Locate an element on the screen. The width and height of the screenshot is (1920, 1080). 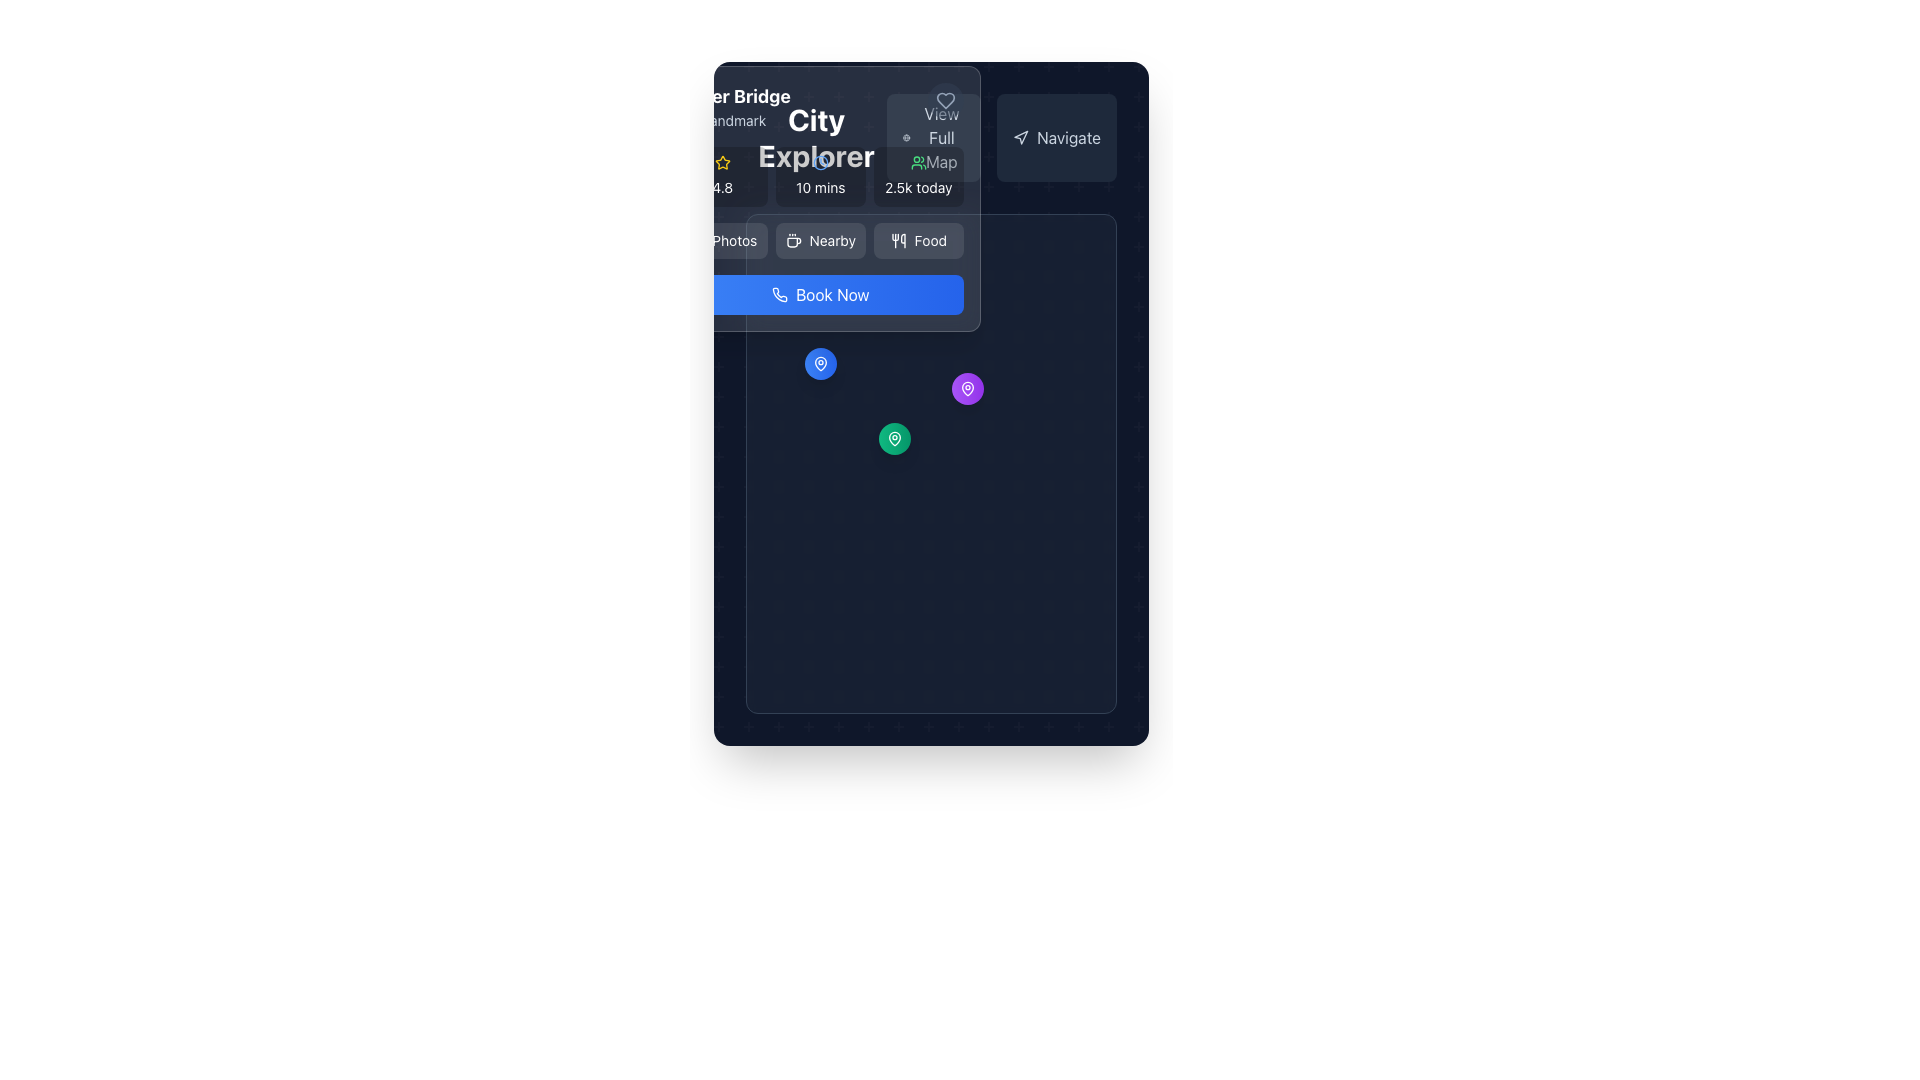
the map marker located towards the left-center area of the map interface to interact with it and view further details related to the marked location is located at coordinates (820, 364).